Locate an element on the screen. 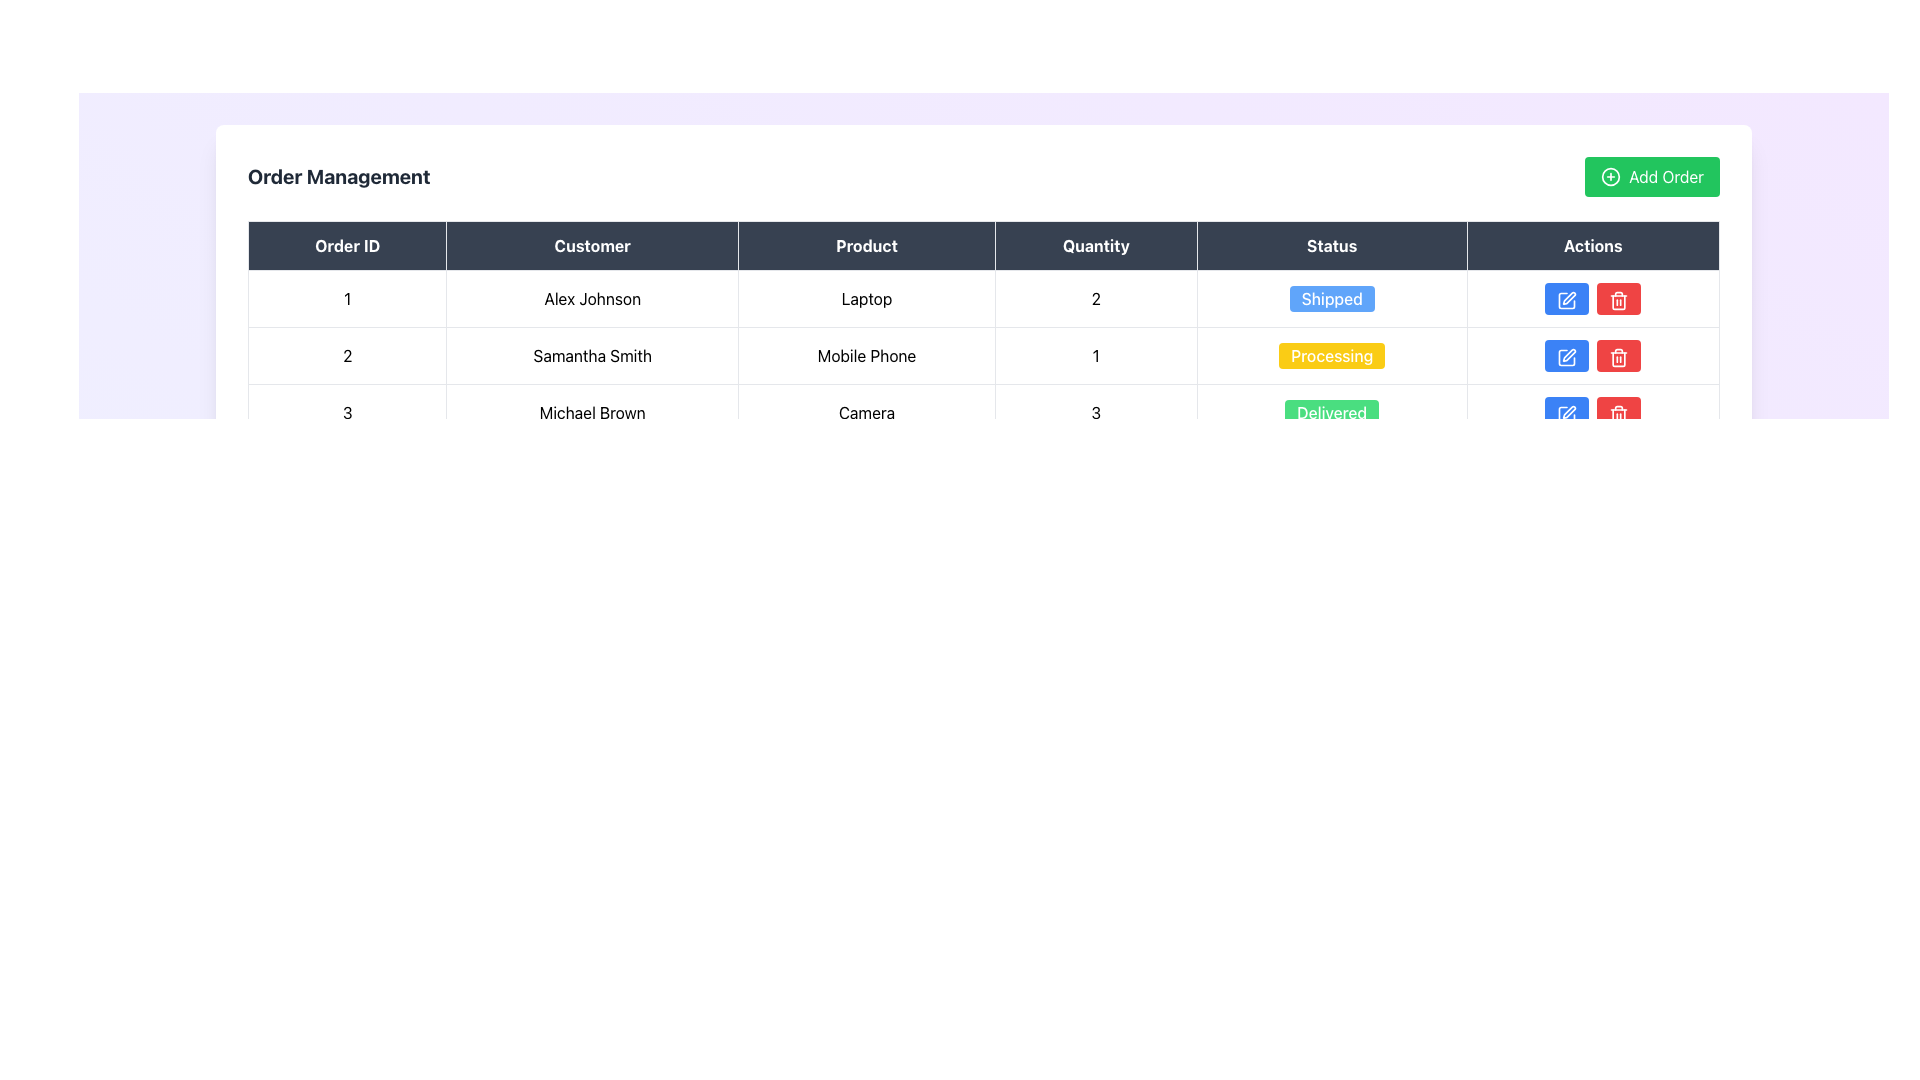  the edit action button located in the first row of the 'Actions' column of the data table to initiate editing is located at coordinates (1565, 299).